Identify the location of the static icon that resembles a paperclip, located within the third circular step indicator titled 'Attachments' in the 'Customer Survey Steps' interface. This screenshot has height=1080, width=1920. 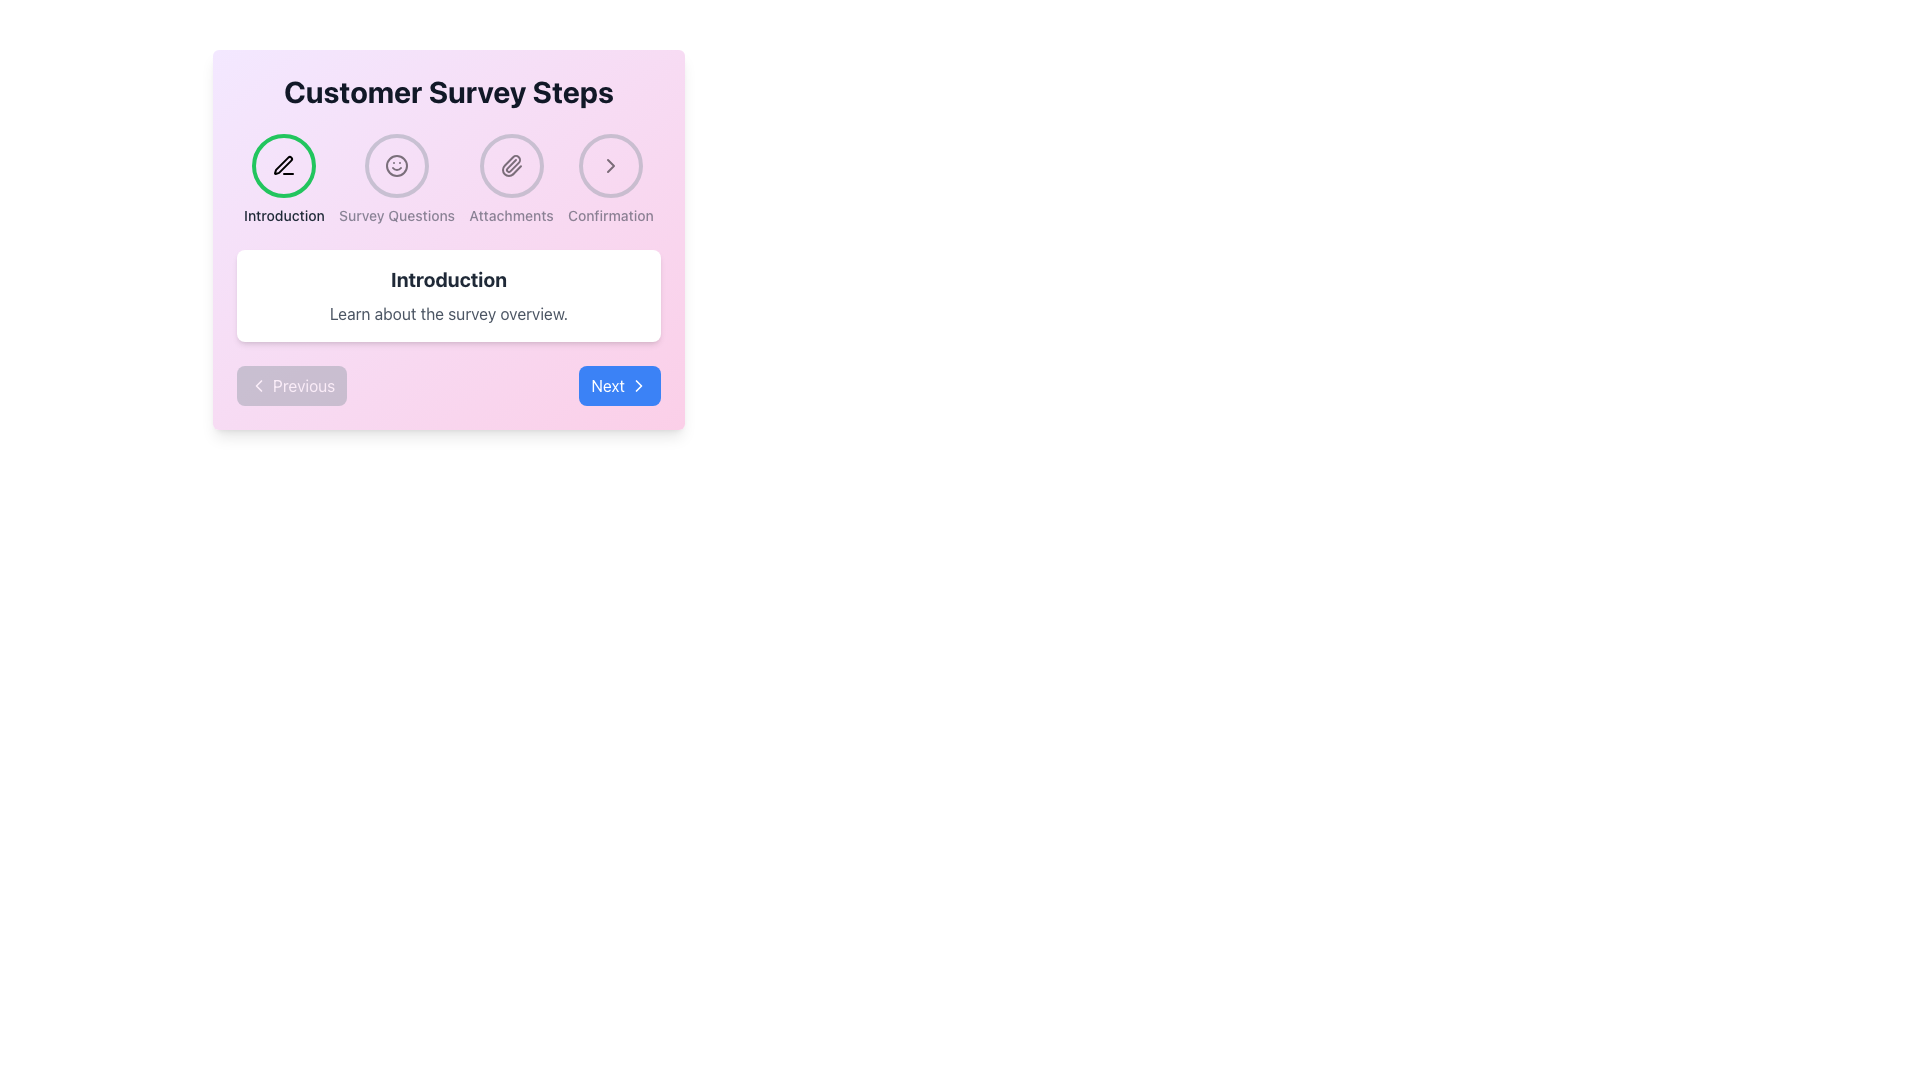
(511, 164).